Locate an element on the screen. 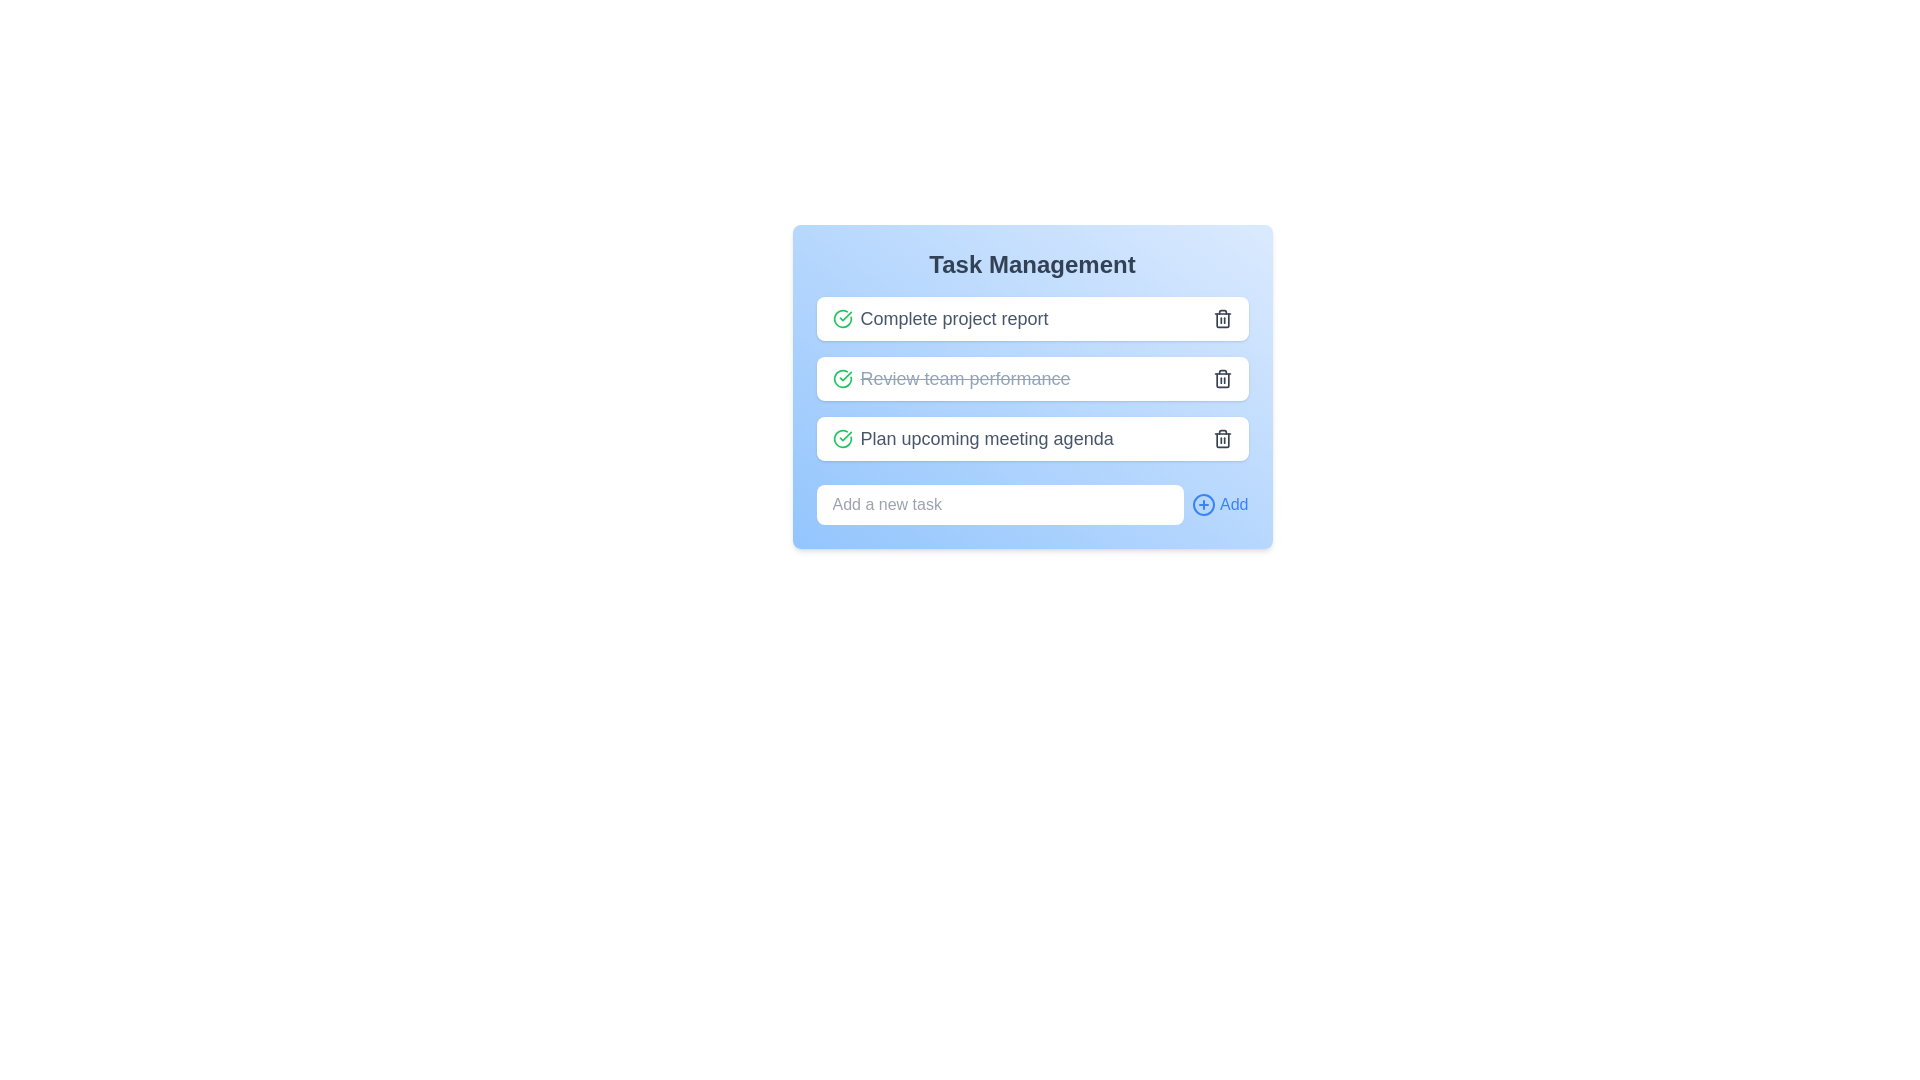 This screenshot has height=1080, width=1920. the circular icon with a blue outline and a plus sign inside, located to the left of the text 'Add' in the task management interface is located at coordinates (1203, 504).